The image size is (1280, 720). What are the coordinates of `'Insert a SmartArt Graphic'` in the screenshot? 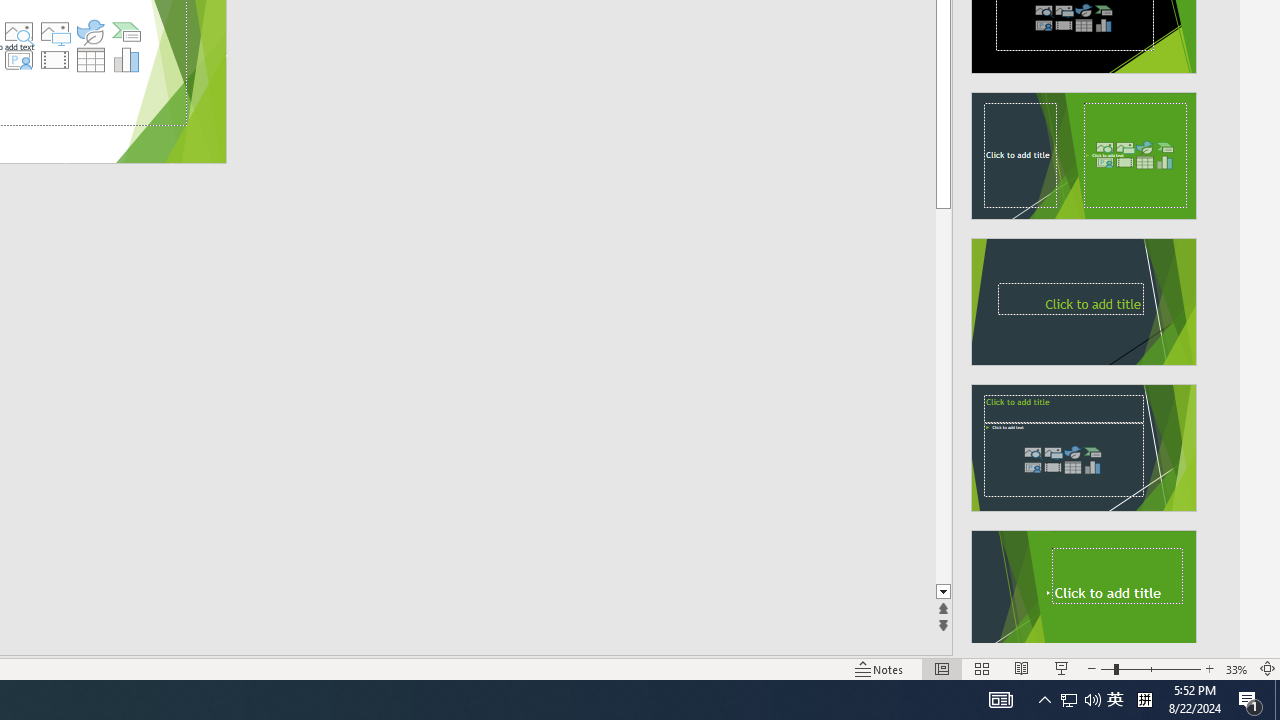 It's located at (126, 32).